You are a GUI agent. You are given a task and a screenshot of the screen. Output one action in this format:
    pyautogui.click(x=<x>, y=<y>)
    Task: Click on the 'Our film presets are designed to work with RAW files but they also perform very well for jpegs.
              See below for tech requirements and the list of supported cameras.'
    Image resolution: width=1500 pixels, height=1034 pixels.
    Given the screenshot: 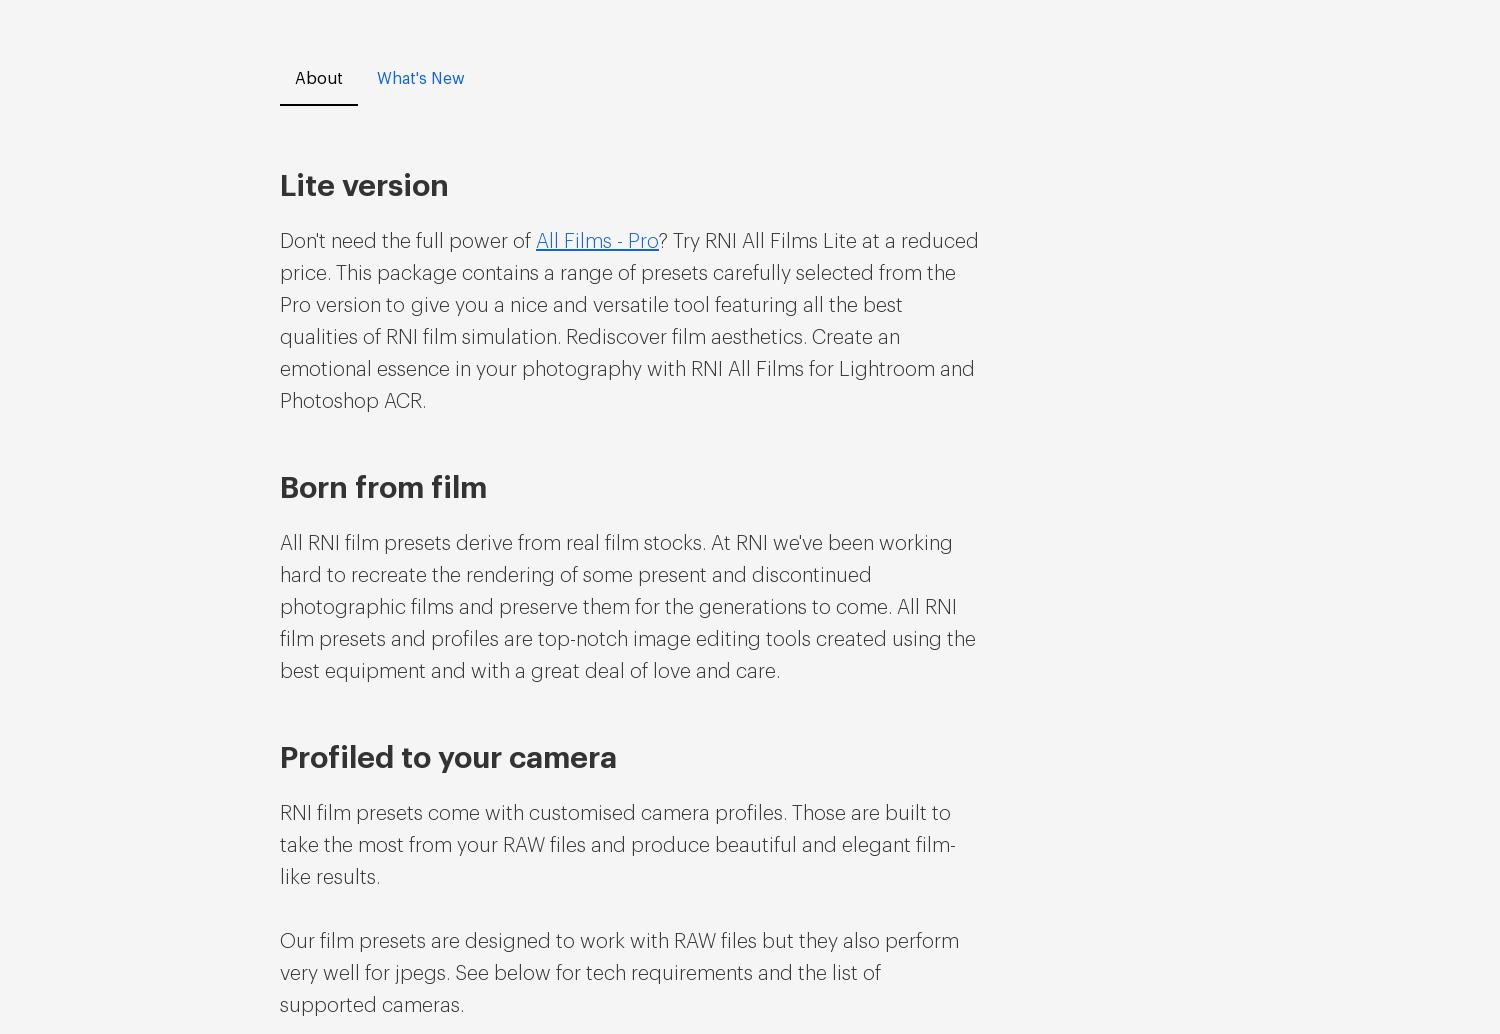 What is the action you would take?
    pyautogui.click(x=618, y=973)
    